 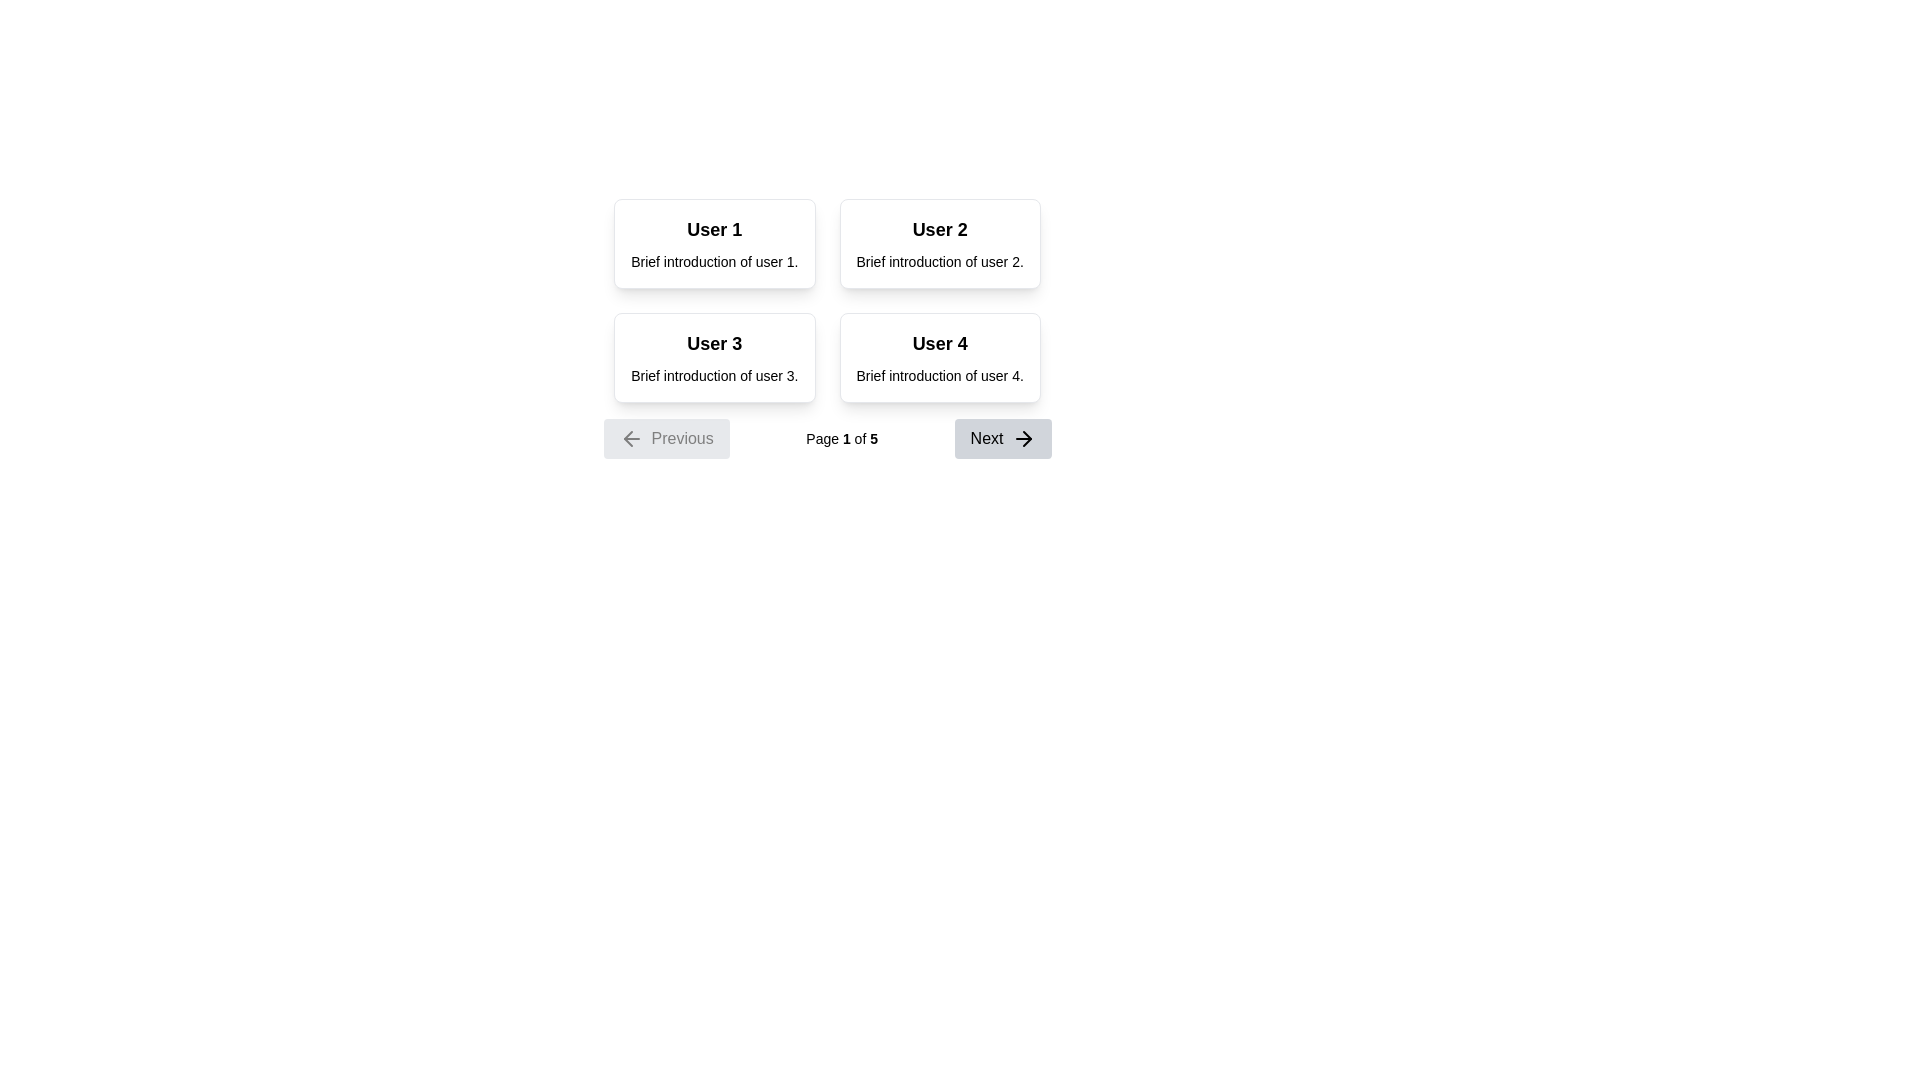 I want to click on descriptive text label about 'User 2' located directly below the 'User 2' title in the top-right quadrant of the grid layout, so click(x=939, y=261).